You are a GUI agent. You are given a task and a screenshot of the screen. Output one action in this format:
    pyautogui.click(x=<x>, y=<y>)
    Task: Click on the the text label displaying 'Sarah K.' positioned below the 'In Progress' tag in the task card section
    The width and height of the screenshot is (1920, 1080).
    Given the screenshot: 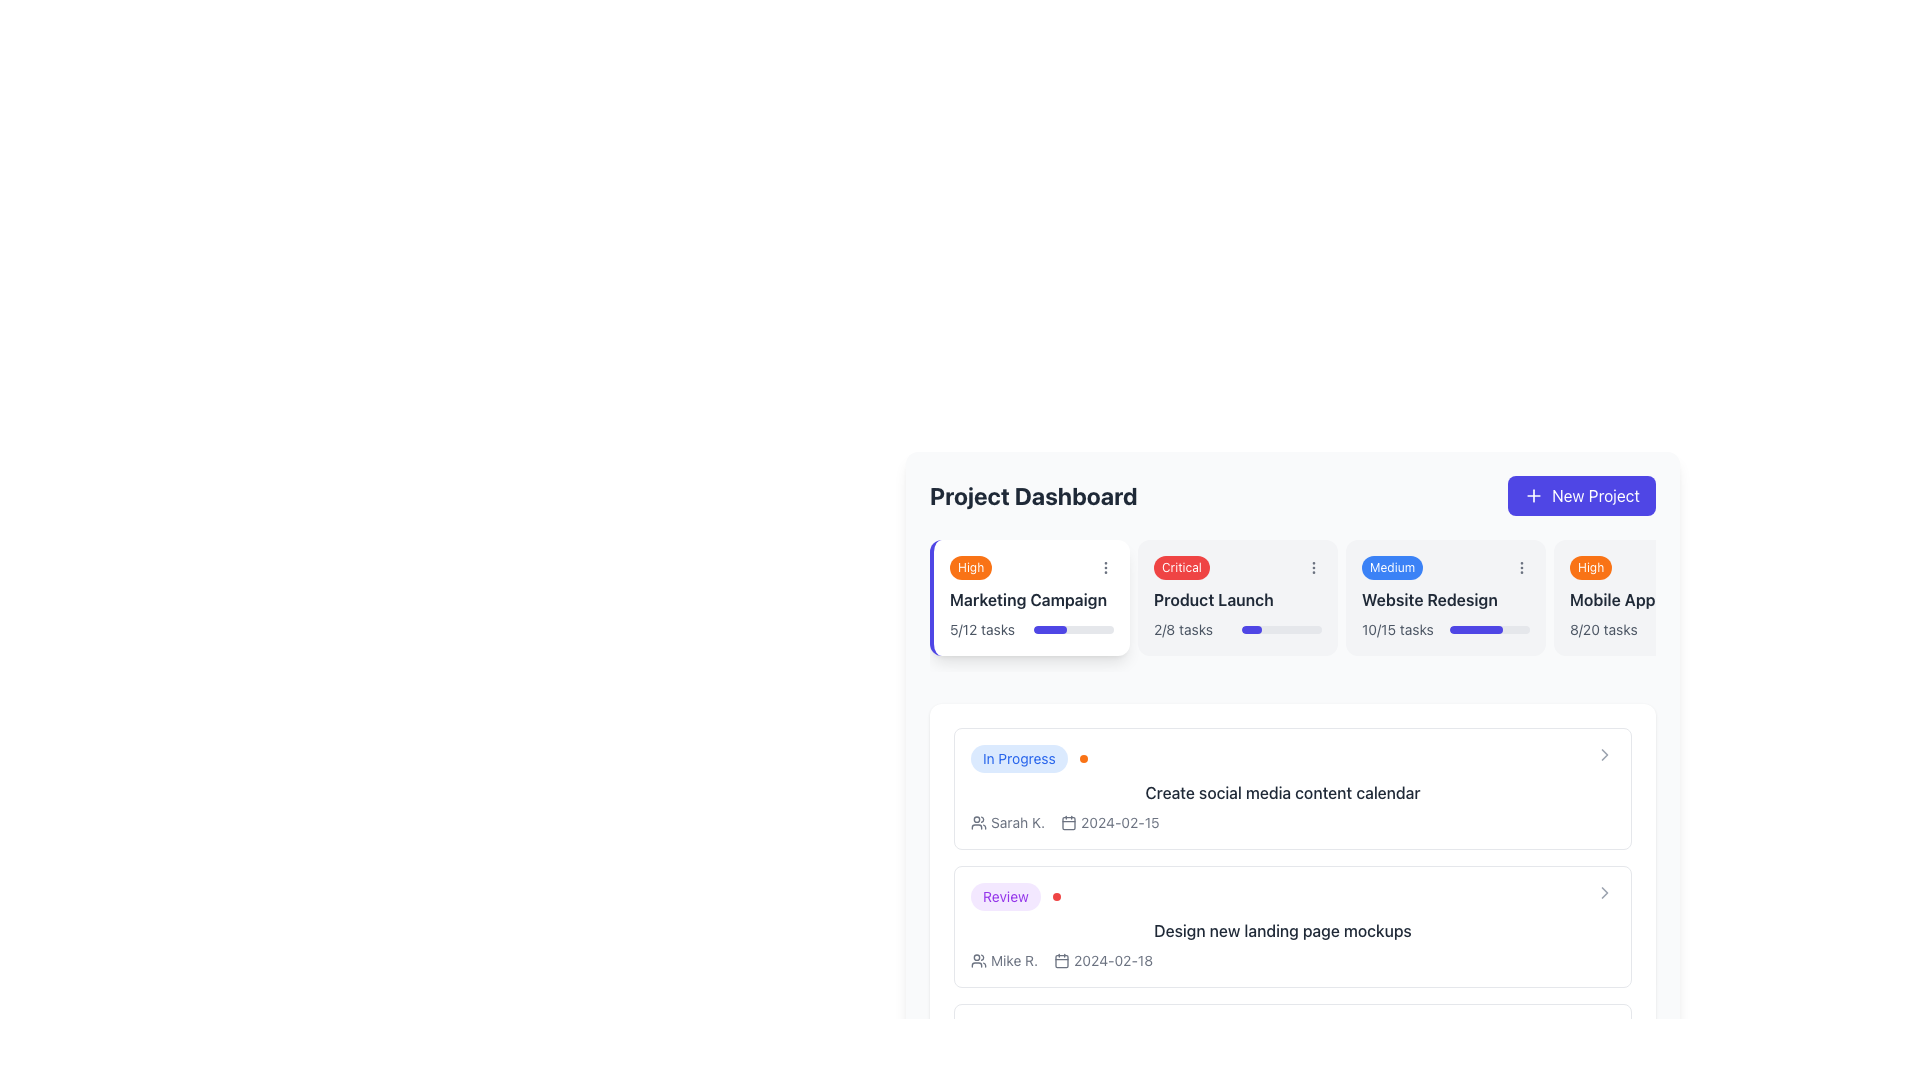 What is the action you would take?
    pyautogui.click(x=1017, y=822)
    